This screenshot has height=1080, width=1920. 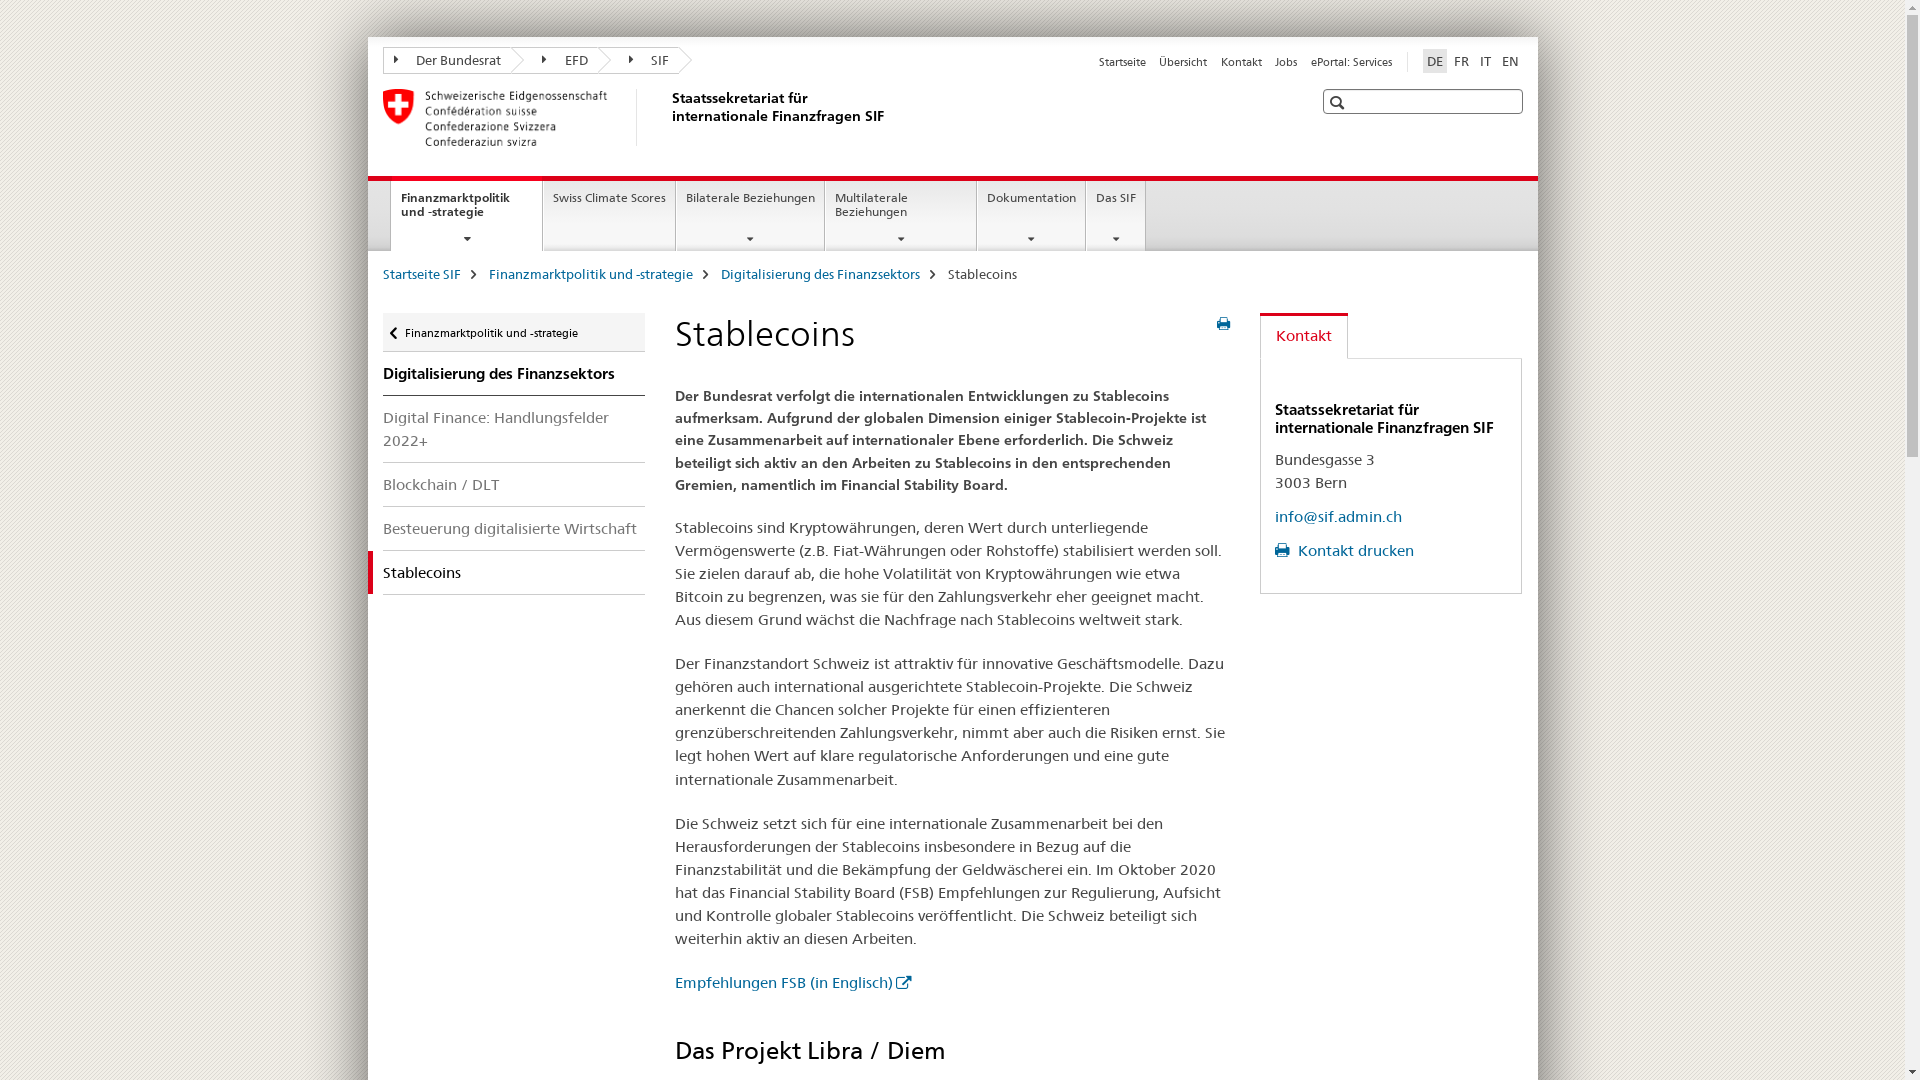 What do you see at coordinates (510, 59) in the screenshot?
I see `'EFD'` at bounding box center [510, 59].